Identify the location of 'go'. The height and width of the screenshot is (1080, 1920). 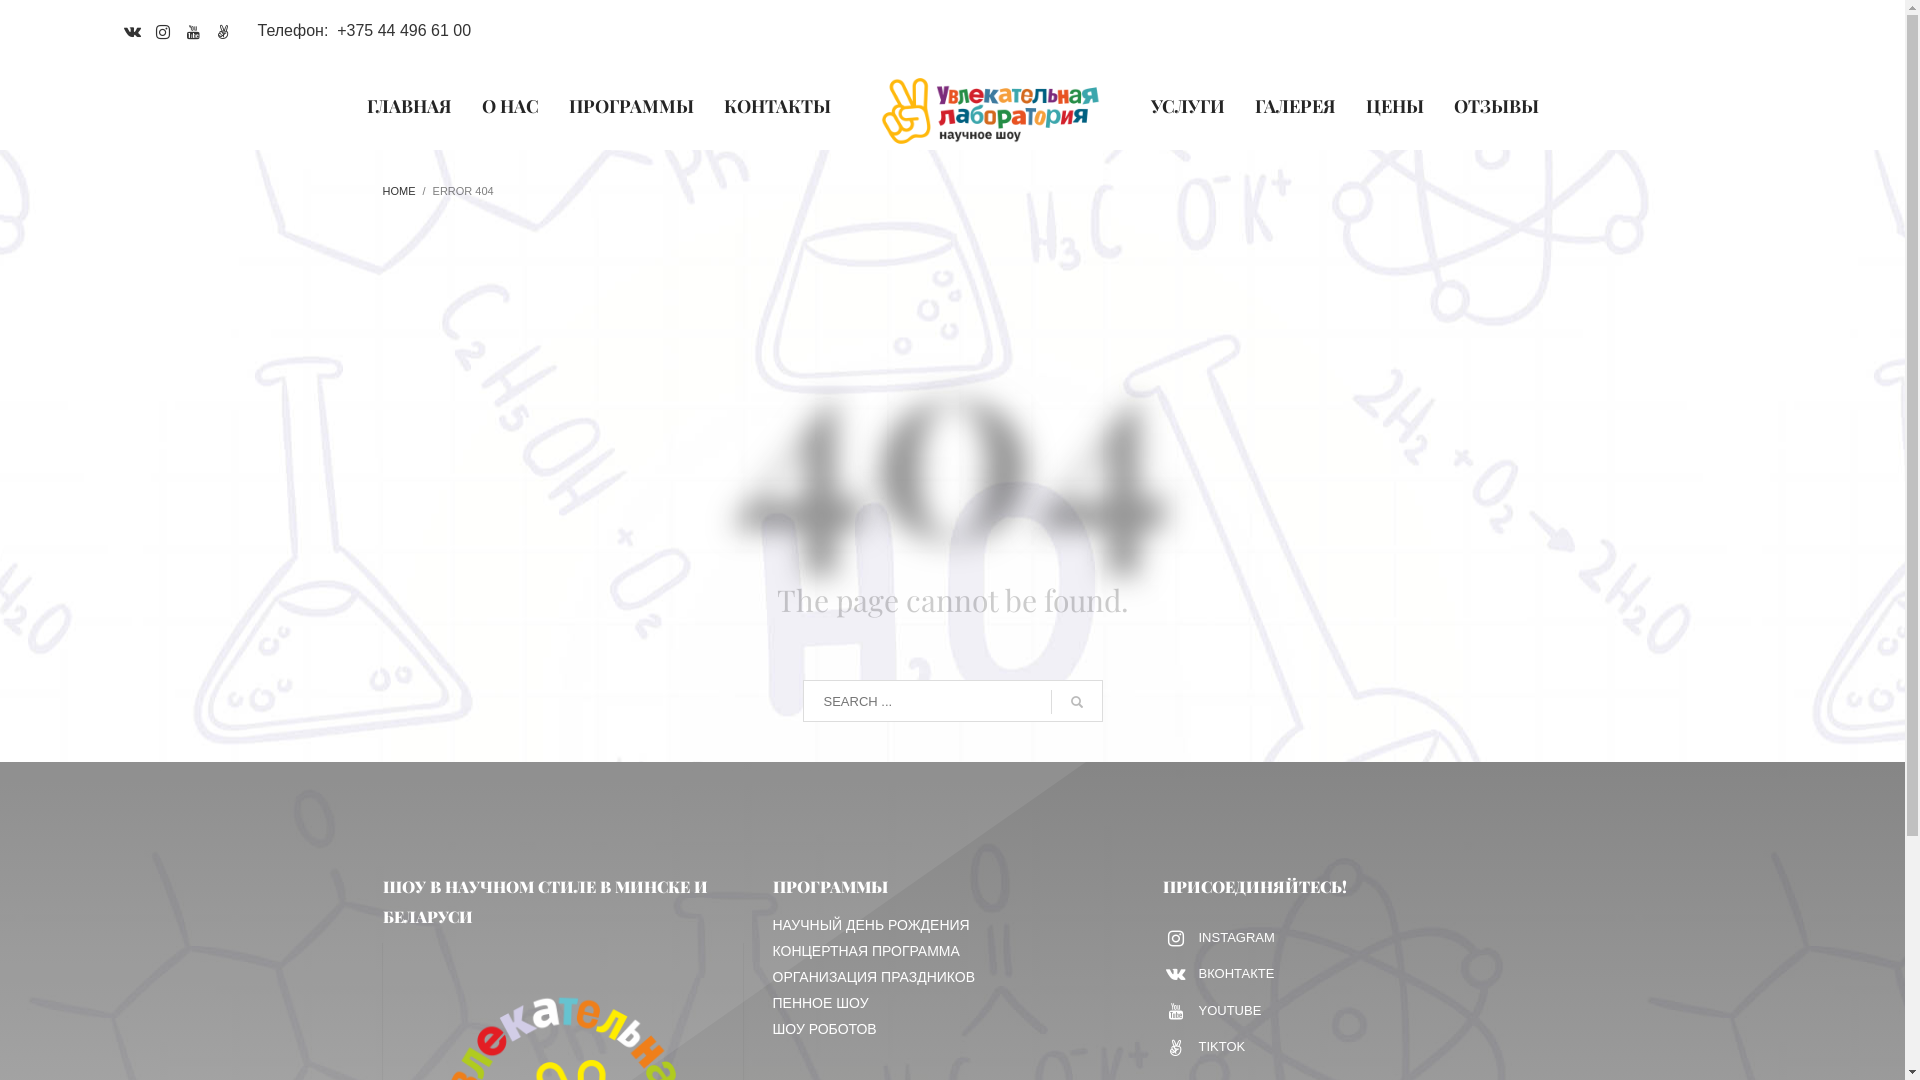
(1049, 701).